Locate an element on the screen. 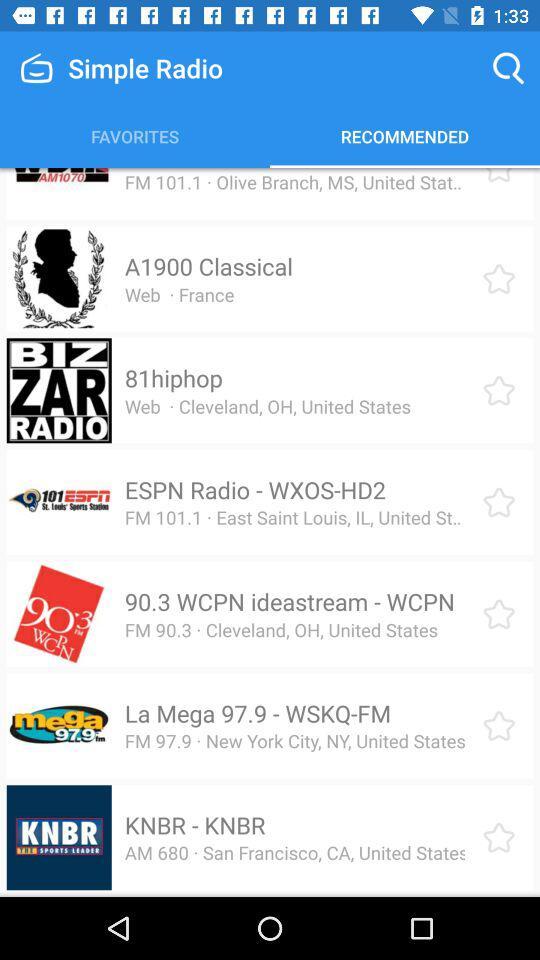  the knbr - knbr icon is located at coordinates (195, 825).